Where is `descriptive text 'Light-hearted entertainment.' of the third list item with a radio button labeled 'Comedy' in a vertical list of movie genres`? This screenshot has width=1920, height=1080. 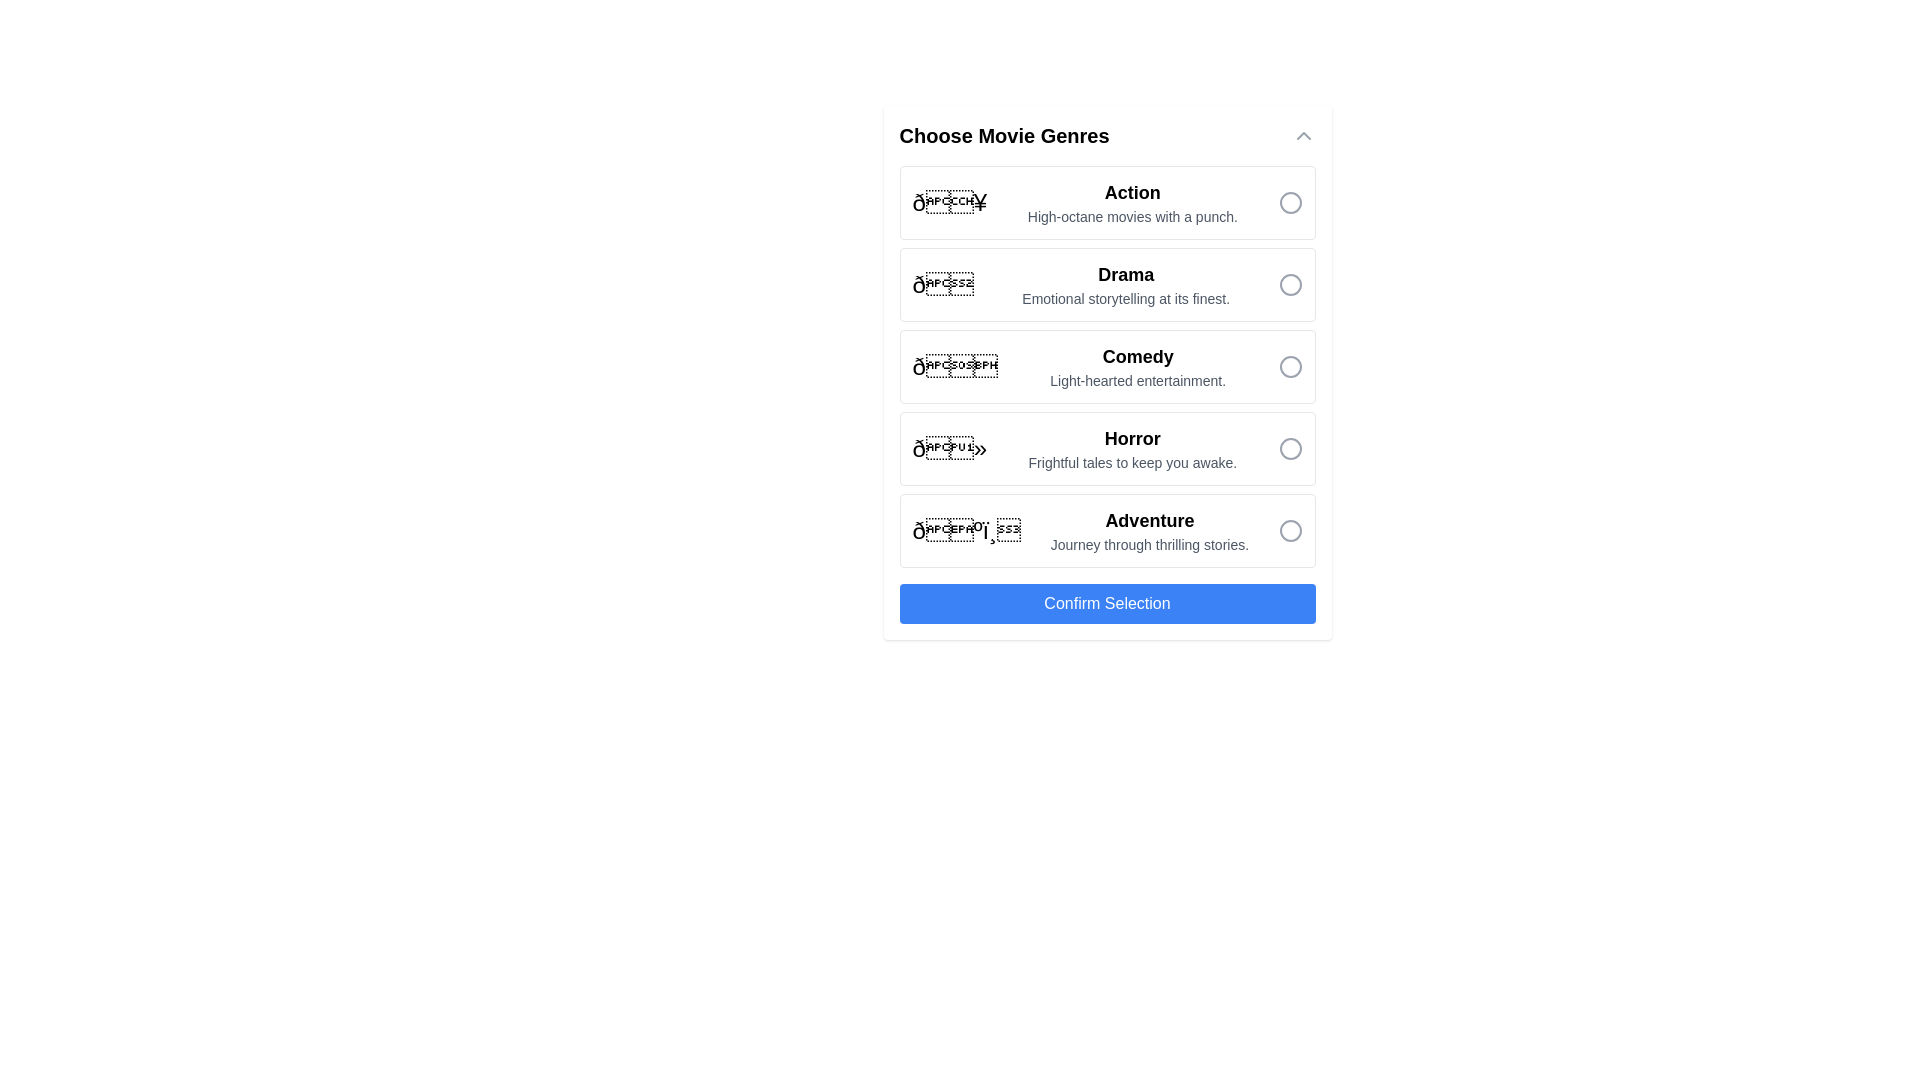 descriptive text 'Light-hearted entertainment.' of the third list item with a radio button labeled 'Comedy' in a vertical list of movie genres is located at coordinates (1106, 366).